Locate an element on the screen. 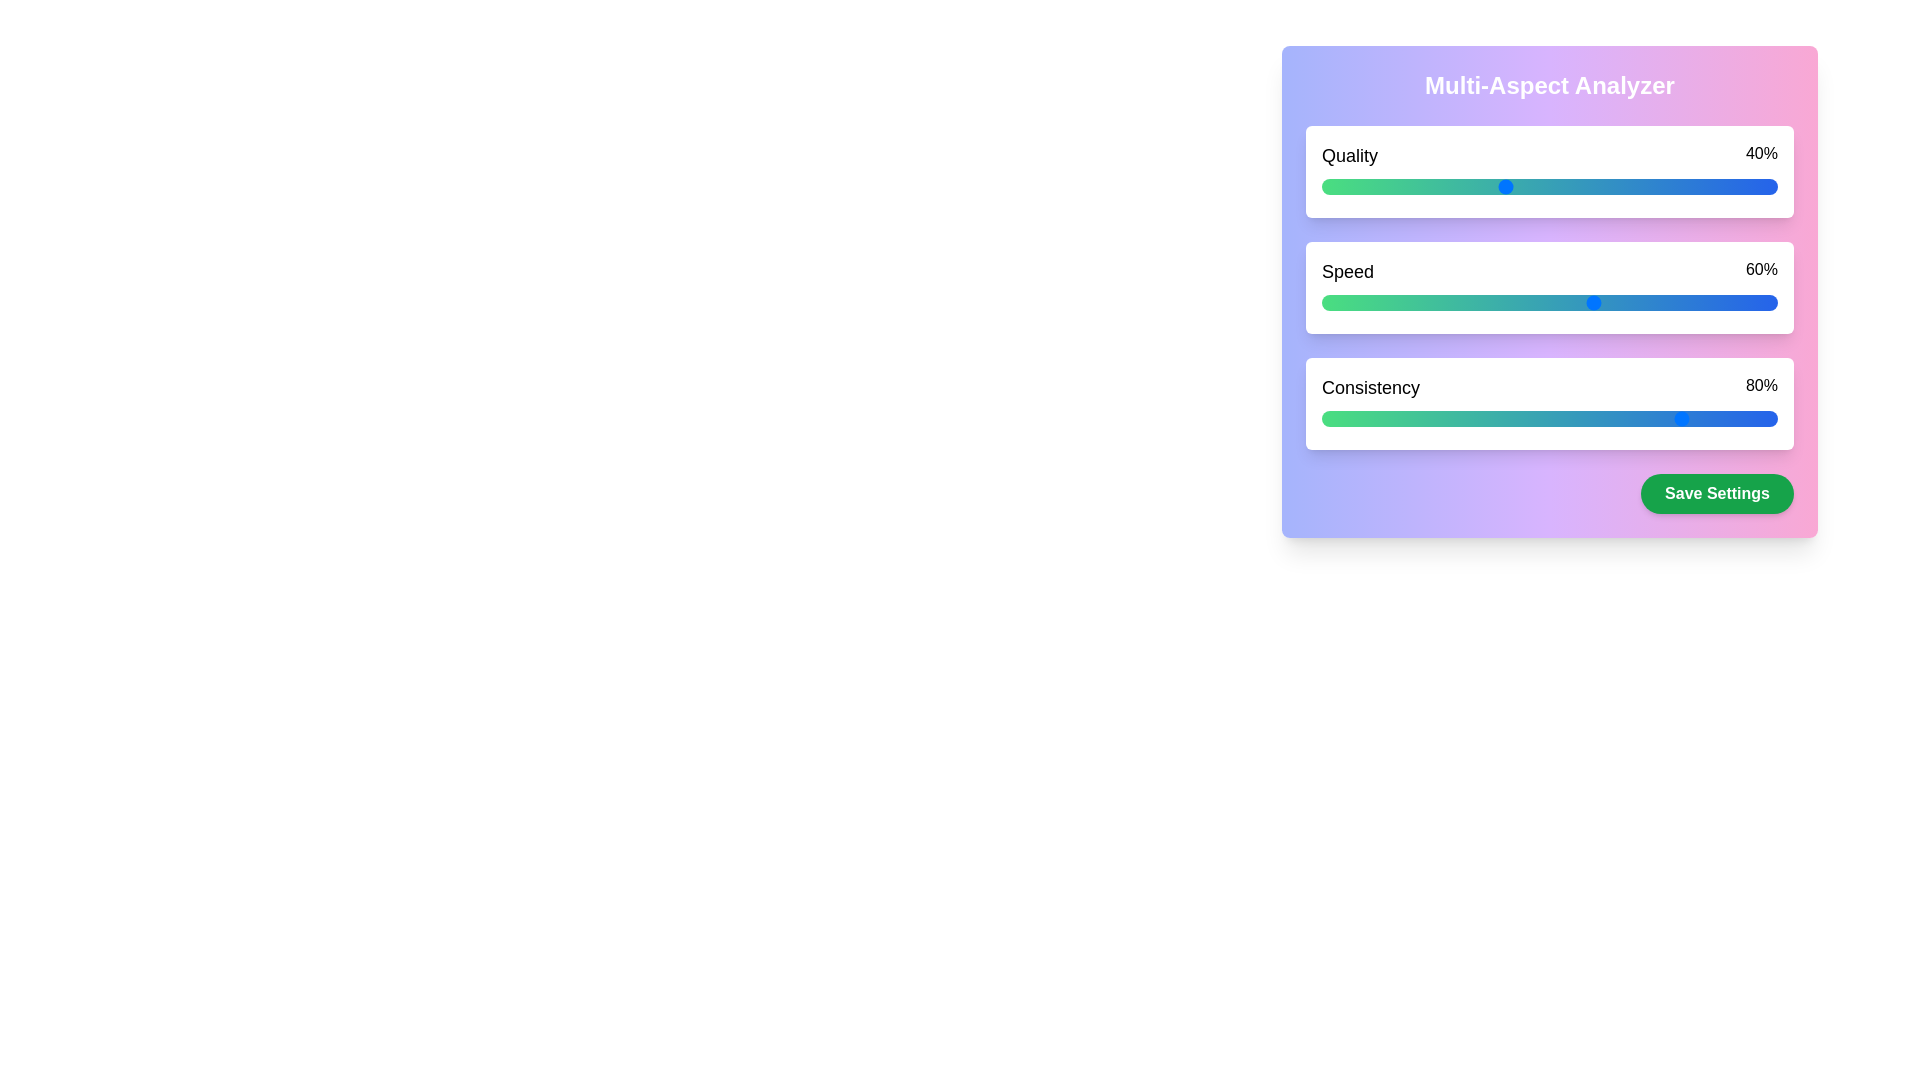 The width and height of the screenshot is (1920, 1080). Consistency is located at coordinates (1440, 418).